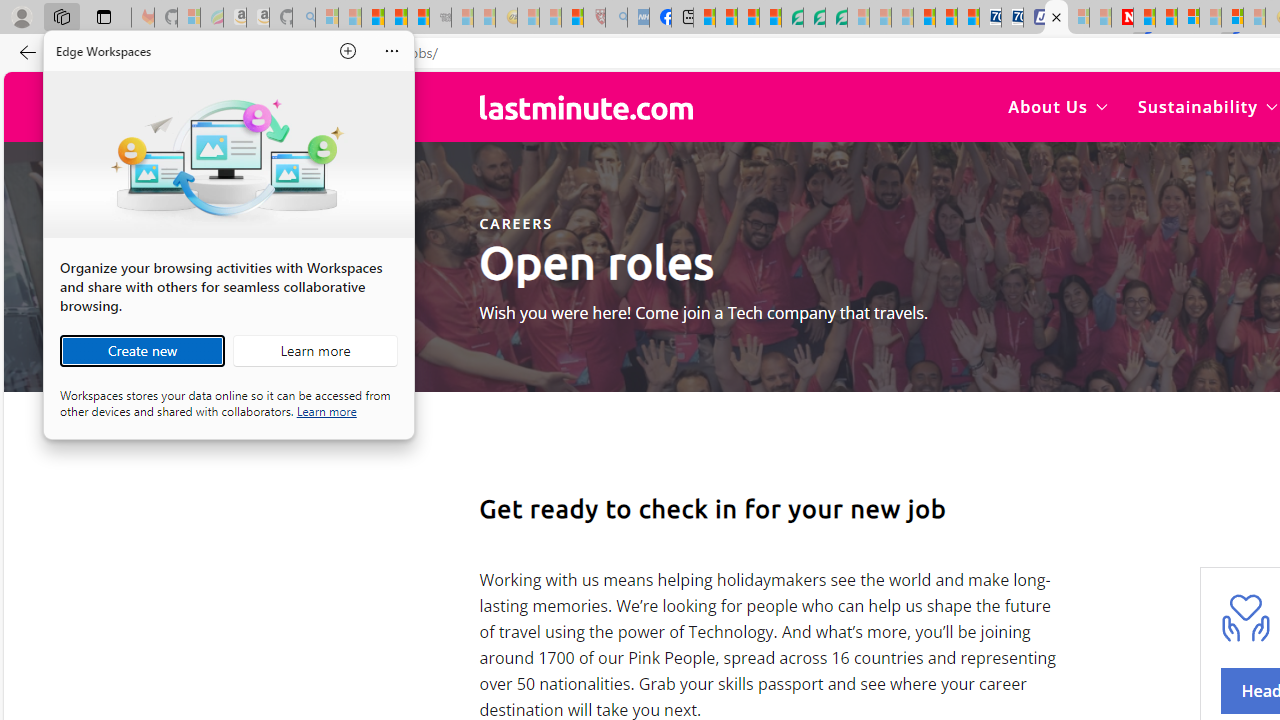  Describe the element at coordinates (1057, 106) in the screenshot. I see `'About Us'` at that location.